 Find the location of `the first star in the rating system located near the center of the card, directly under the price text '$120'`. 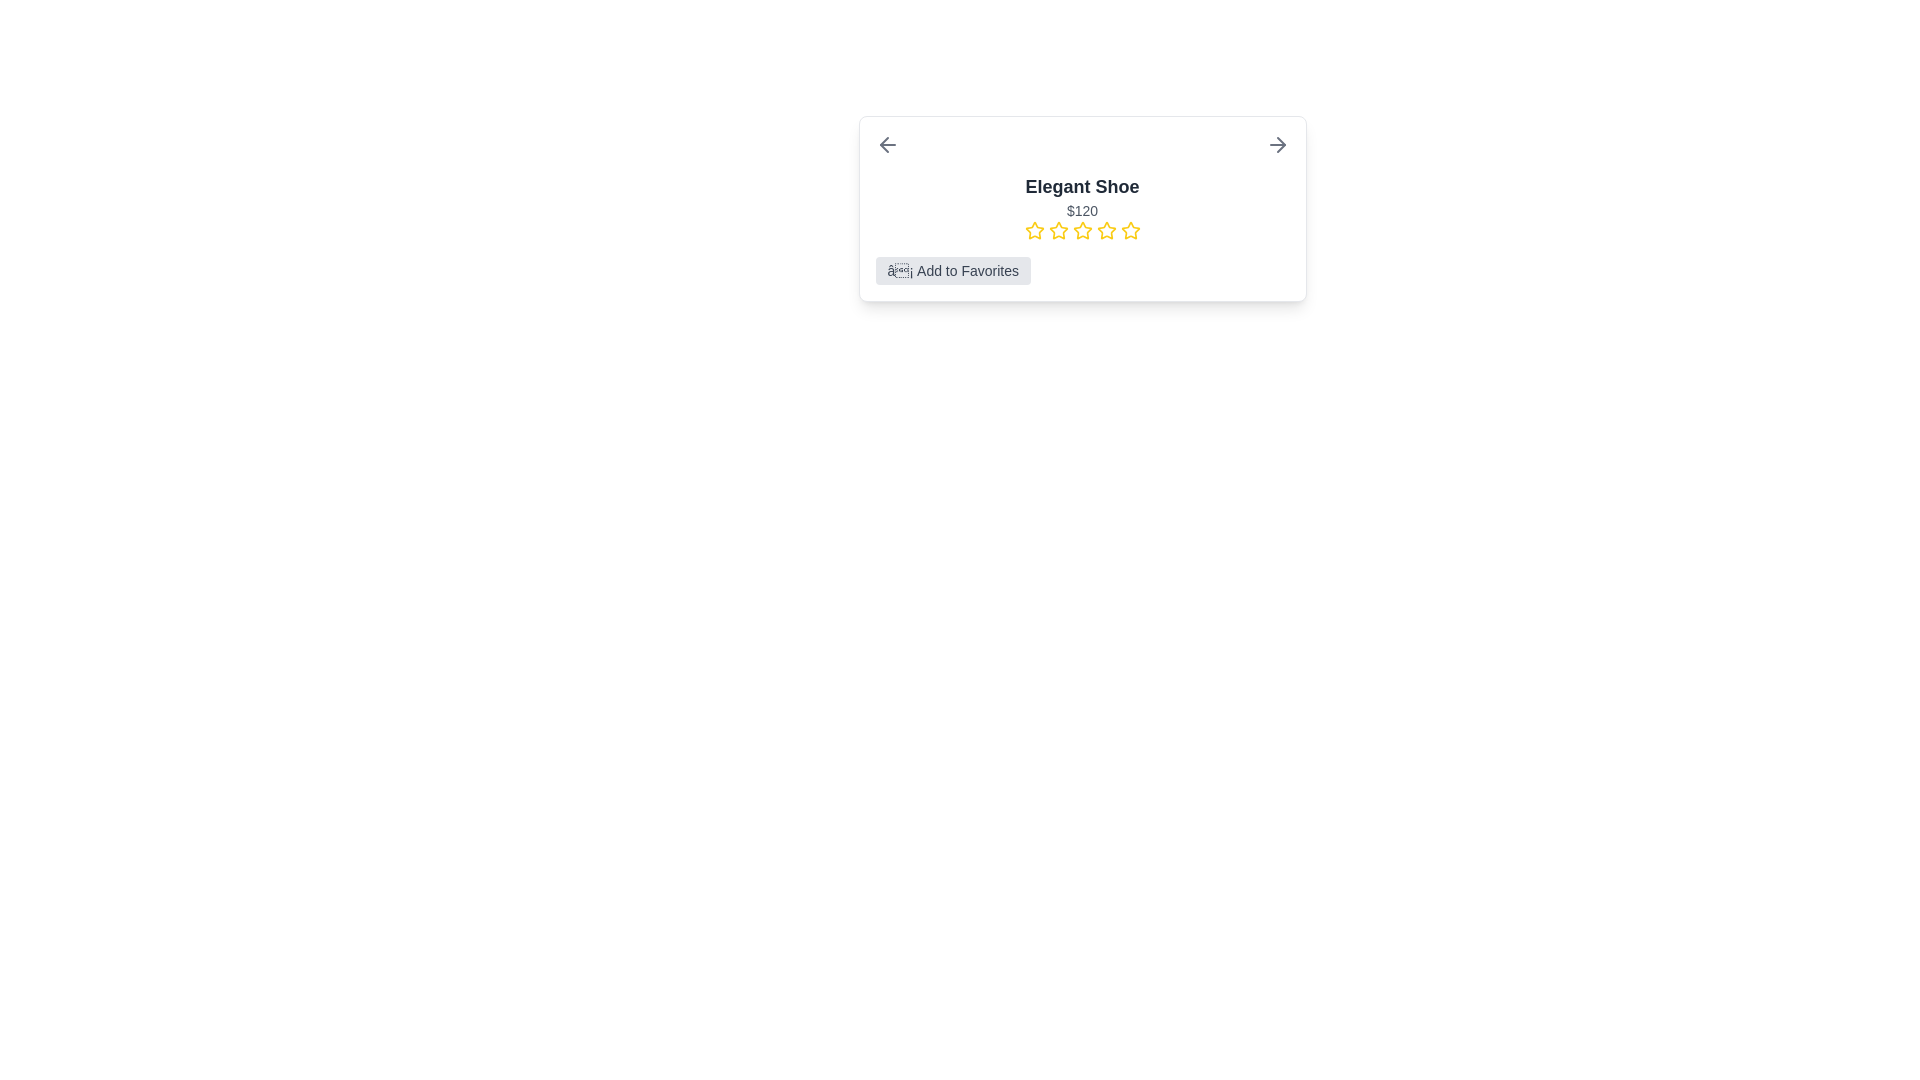

the first star in the rating system located near the center of the card, directly under the price text '$120' is located at coordinates (1034, 229).